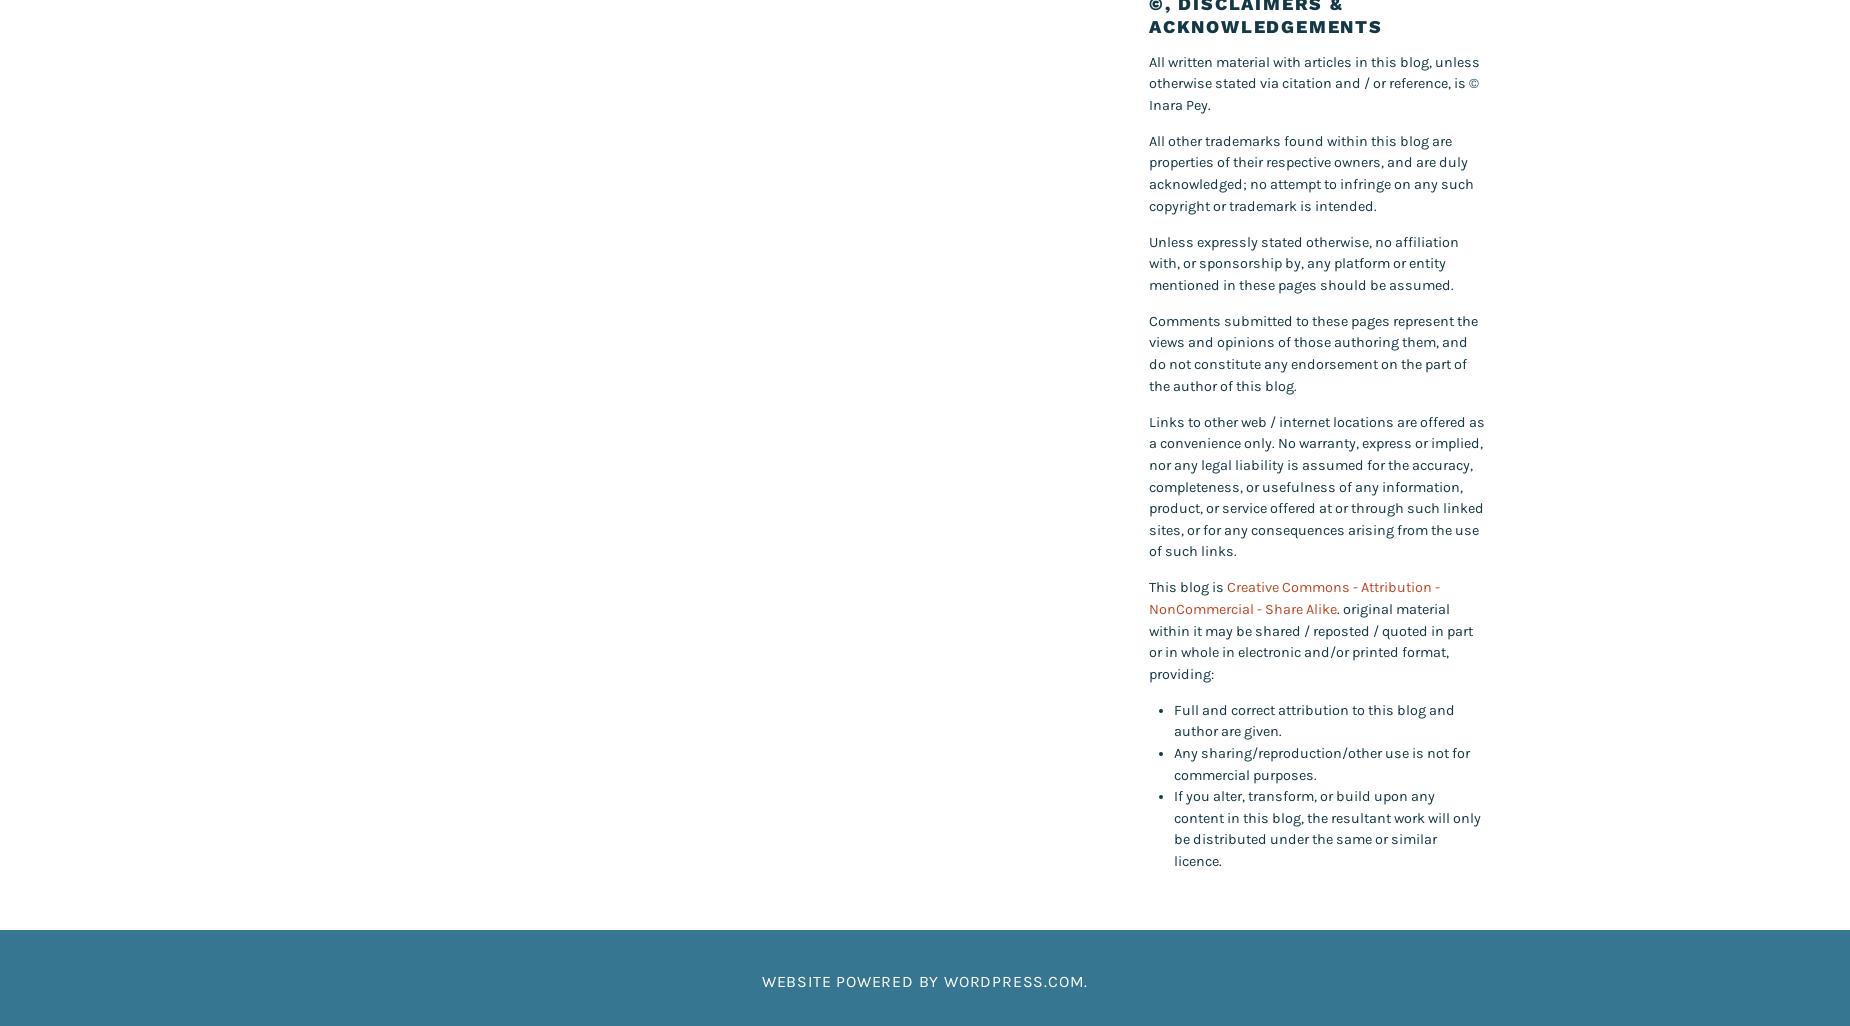 The width and height of the screenshot is (1850, 1026). What do you see at coordinates (1303, 261) in the screenshot?
I see `'Unless expressly stated otherwise, no affiliation with, or sponsorship by, any platform or entity mentioned in these pages should be assumed.'` at bounding box center [1303, 261].